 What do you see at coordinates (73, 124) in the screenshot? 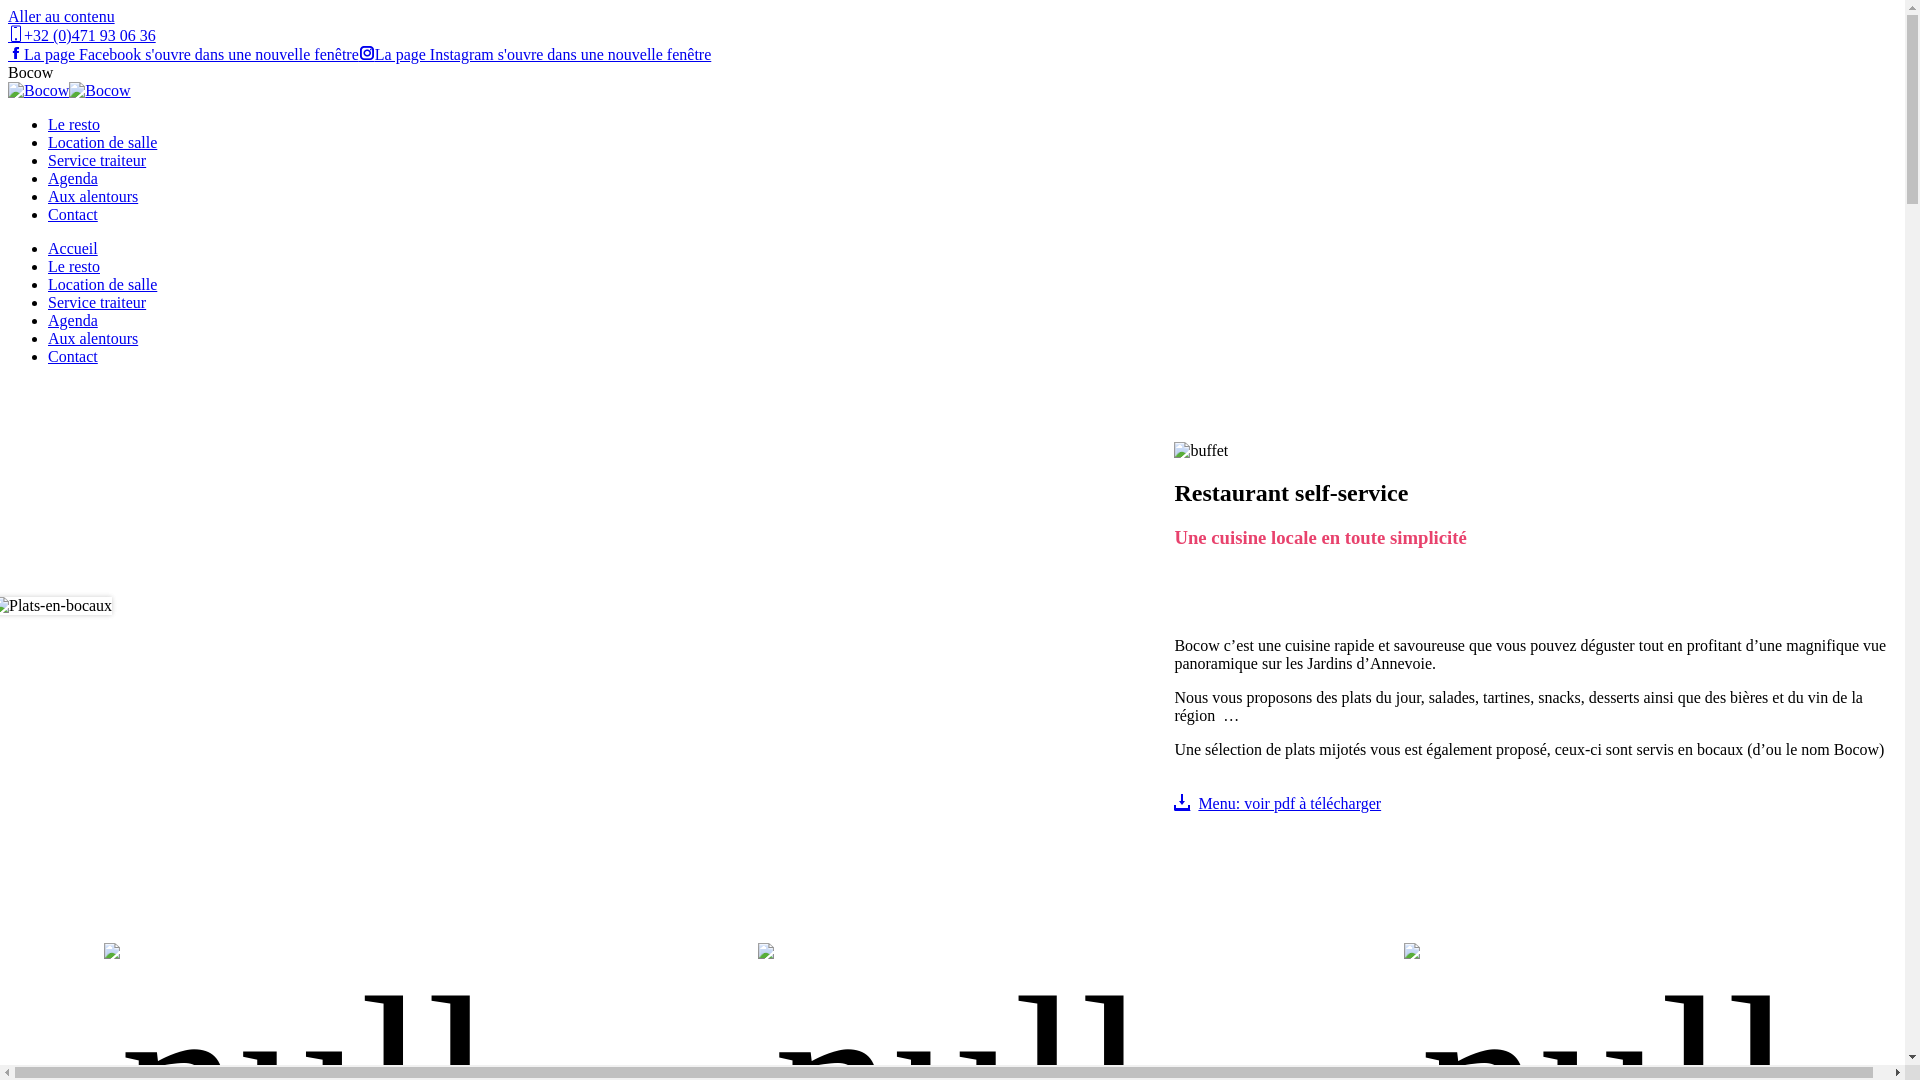
I see `'Le resto'` at bounding box center [73, 124].